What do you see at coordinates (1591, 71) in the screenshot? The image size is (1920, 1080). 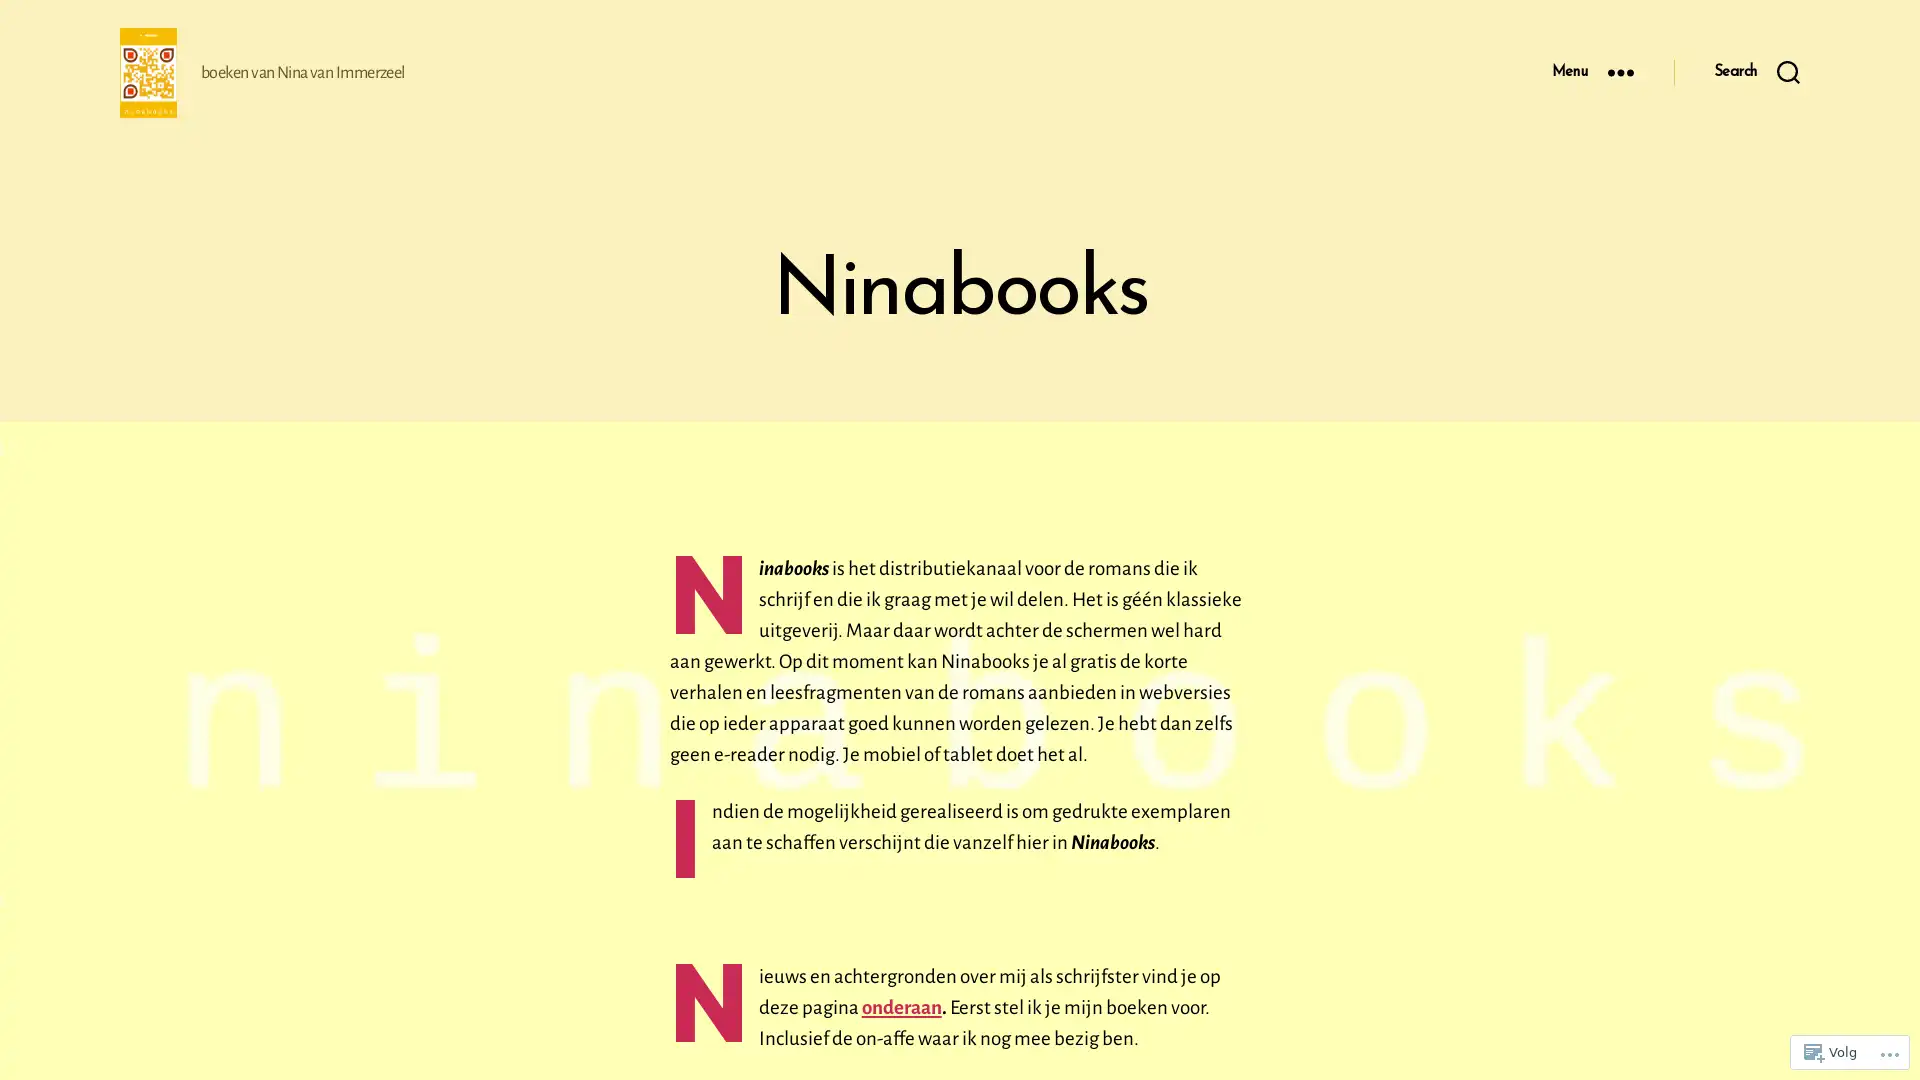 I see `Menu` at bounding box center [1591, 71].